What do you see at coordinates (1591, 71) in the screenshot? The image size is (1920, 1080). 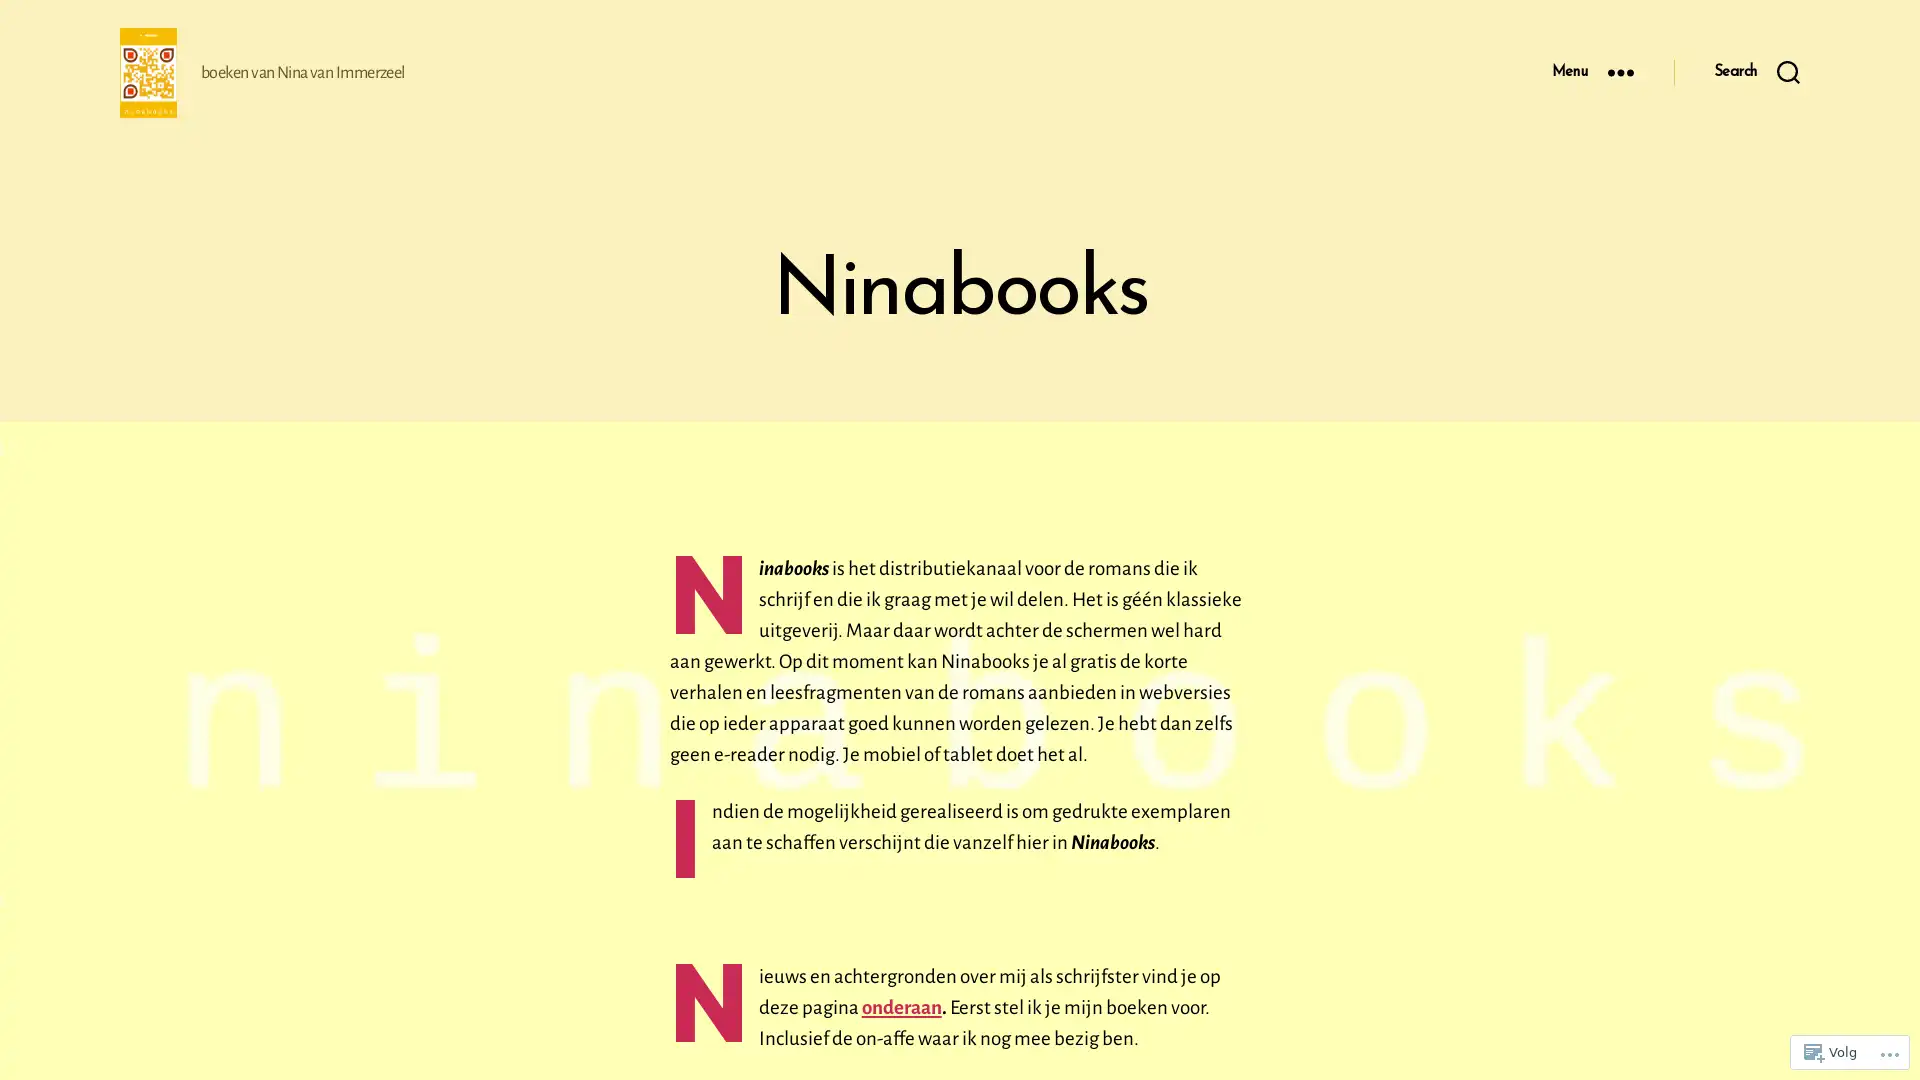 I see `Menu` at bounding box center [1591, 71].